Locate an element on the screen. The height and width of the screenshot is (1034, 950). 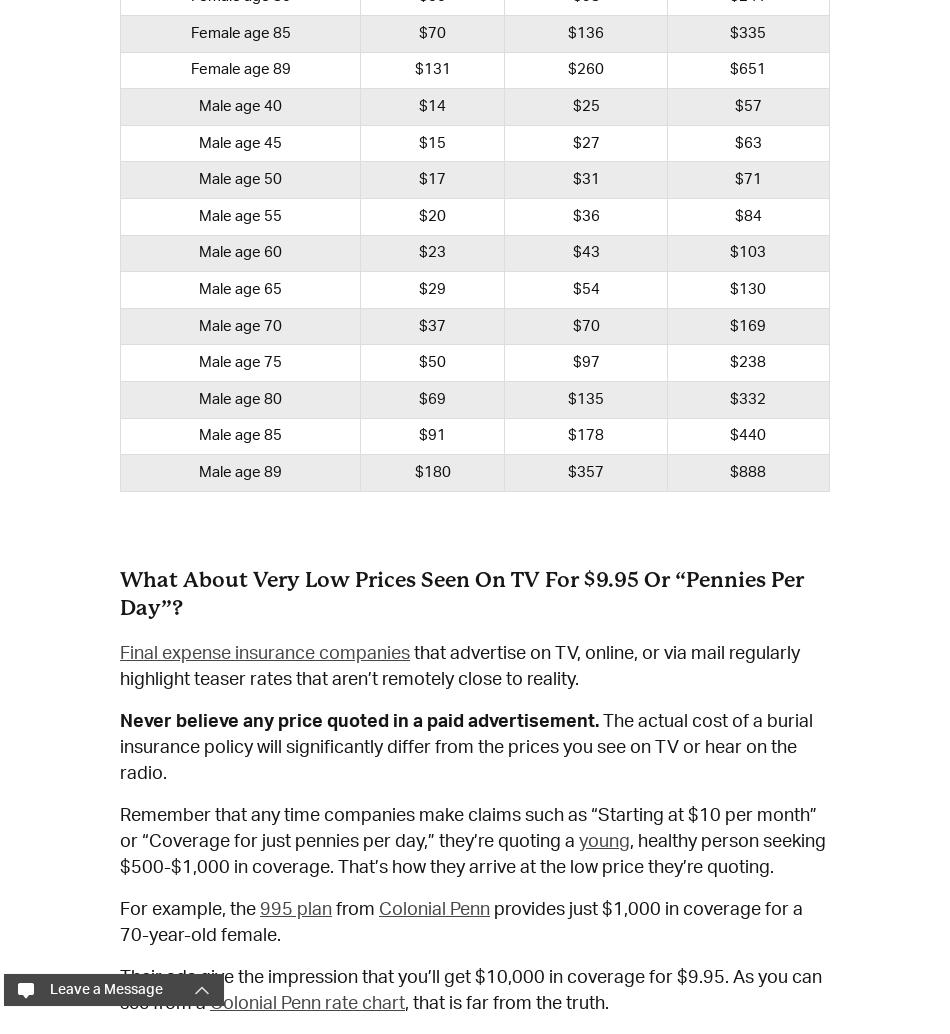
'Male age 65' is located at coordinates (239, 287).